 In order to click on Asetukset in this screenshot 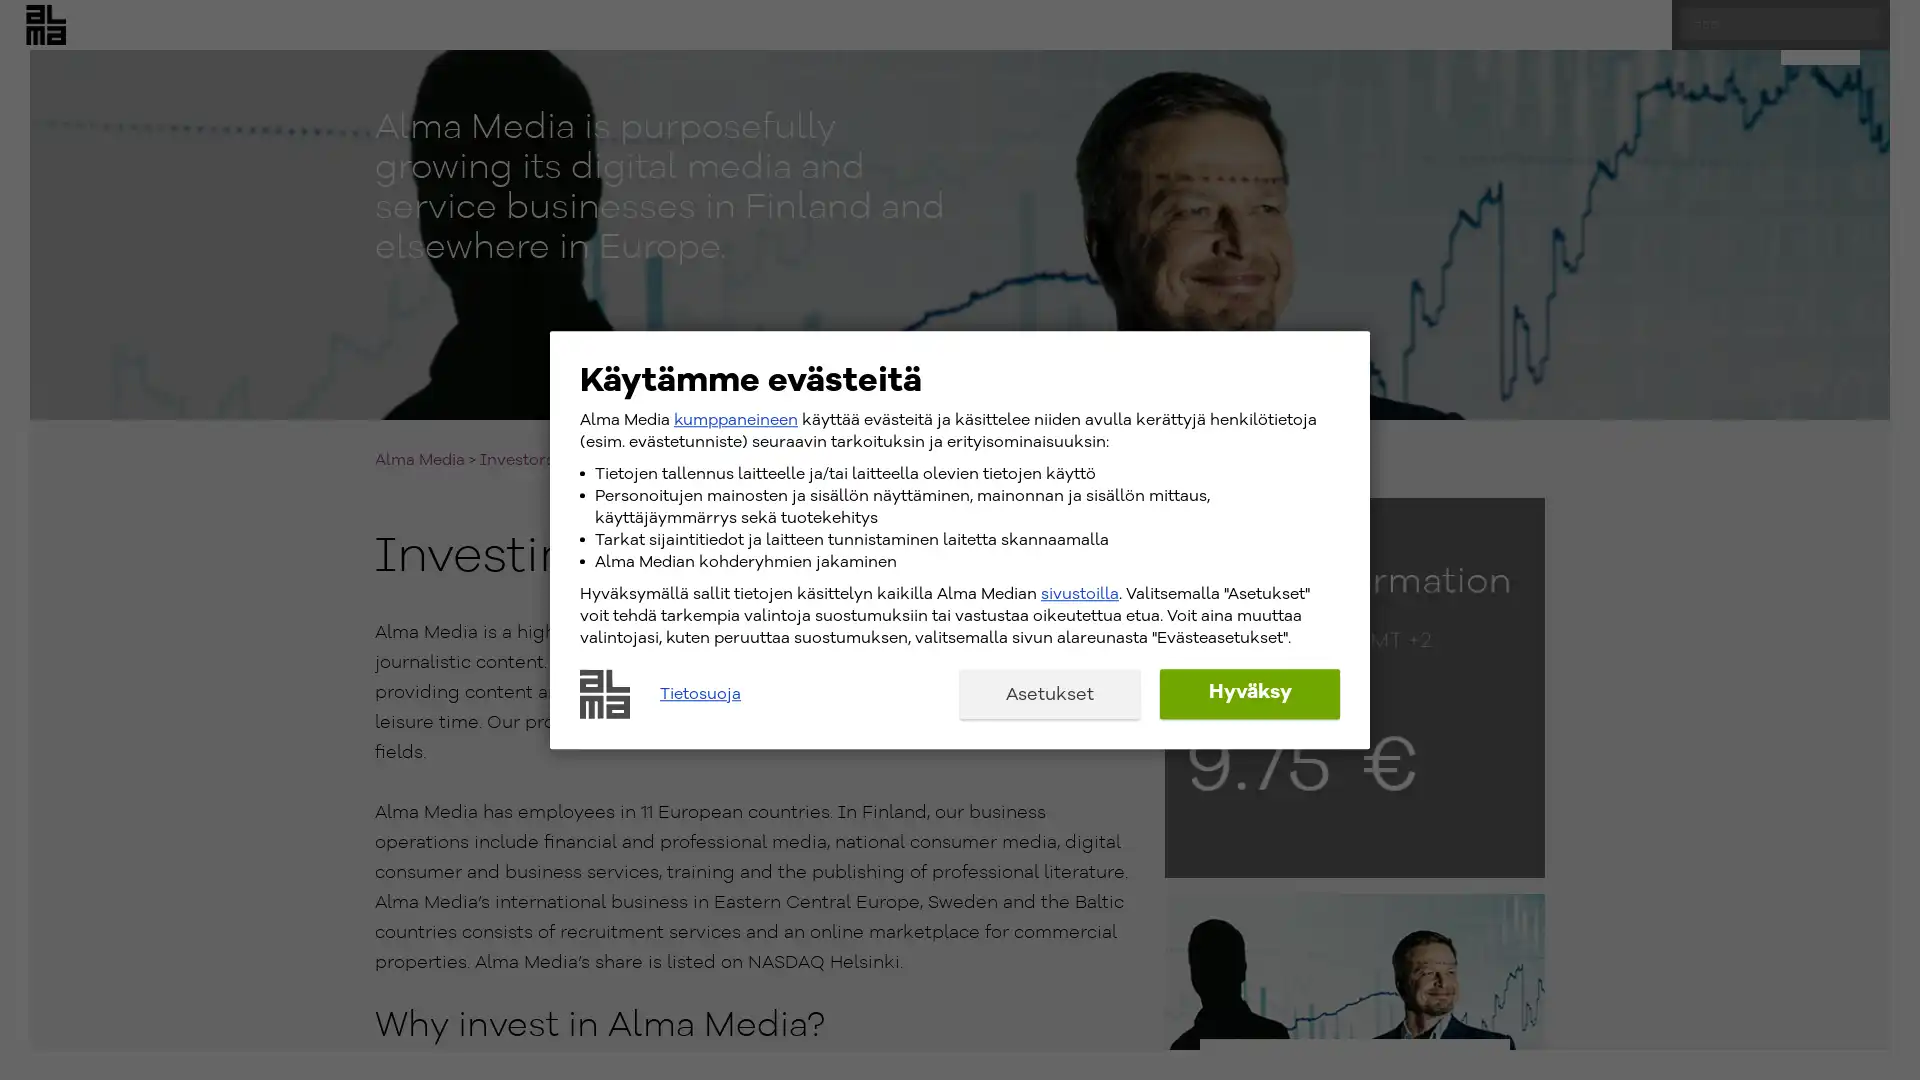, I will do `click(1049, 692)`.